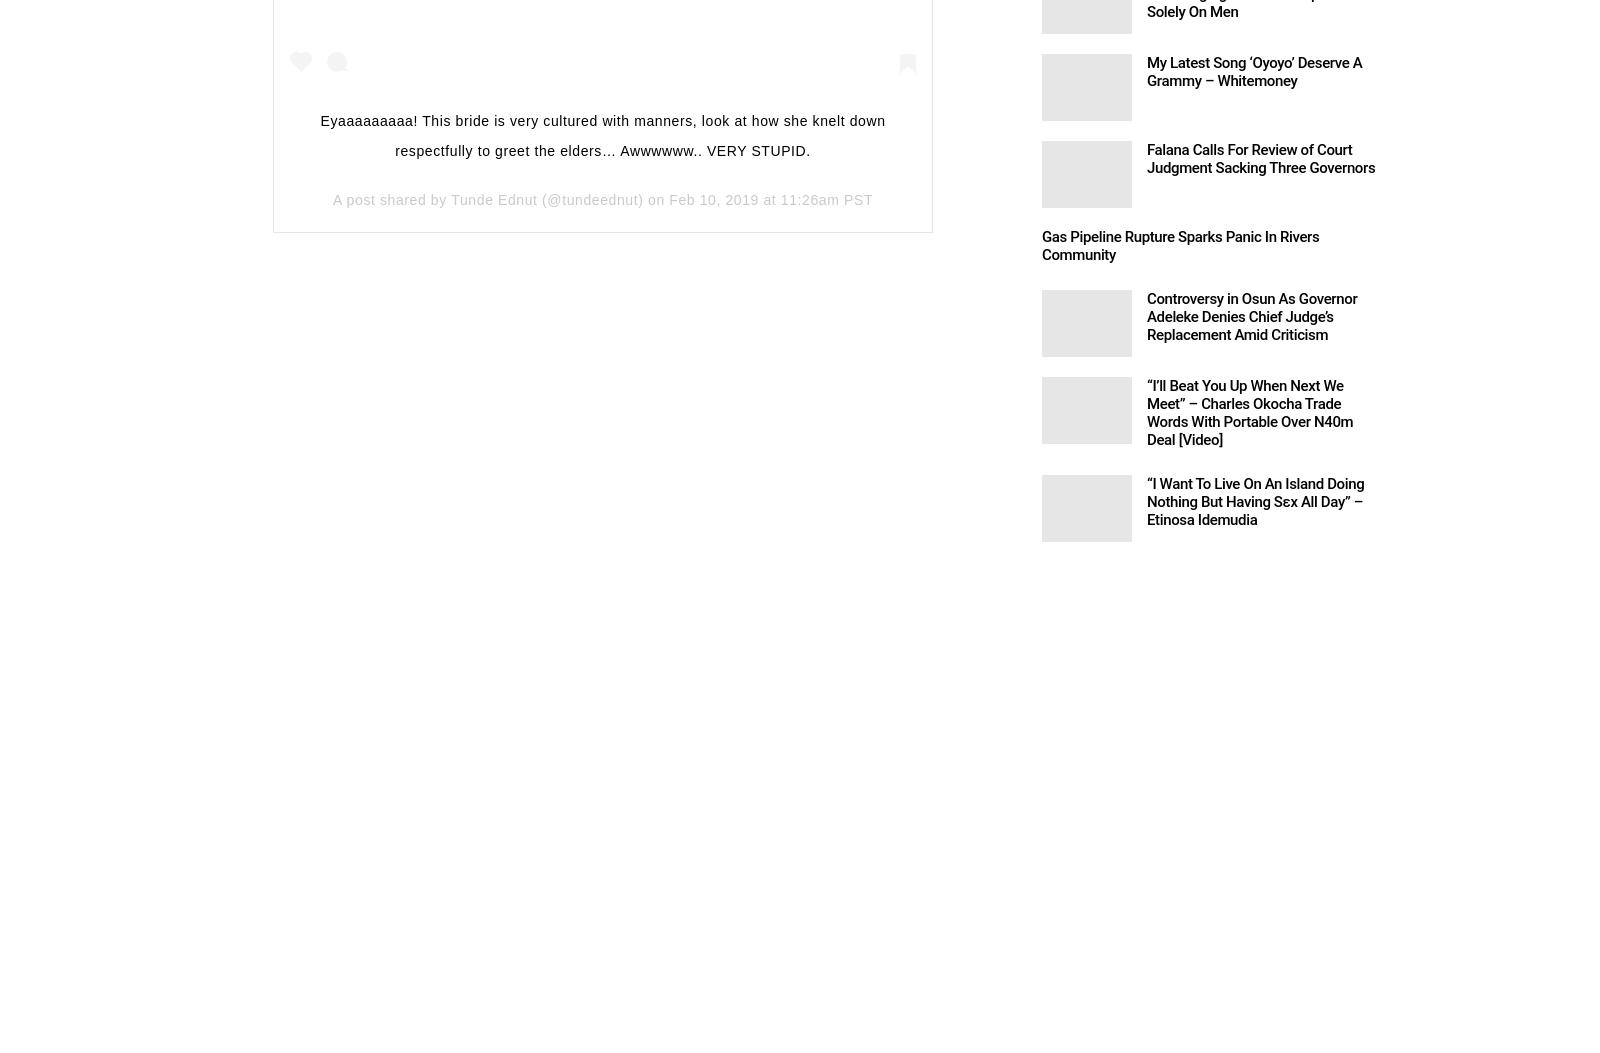 The image size is (1600, 1053). What do you see at coordinates (771, 199) in the screenshot?
I see `'Feb 10, 2019 at 11:26am PST'` at bounding box center [771, 199].